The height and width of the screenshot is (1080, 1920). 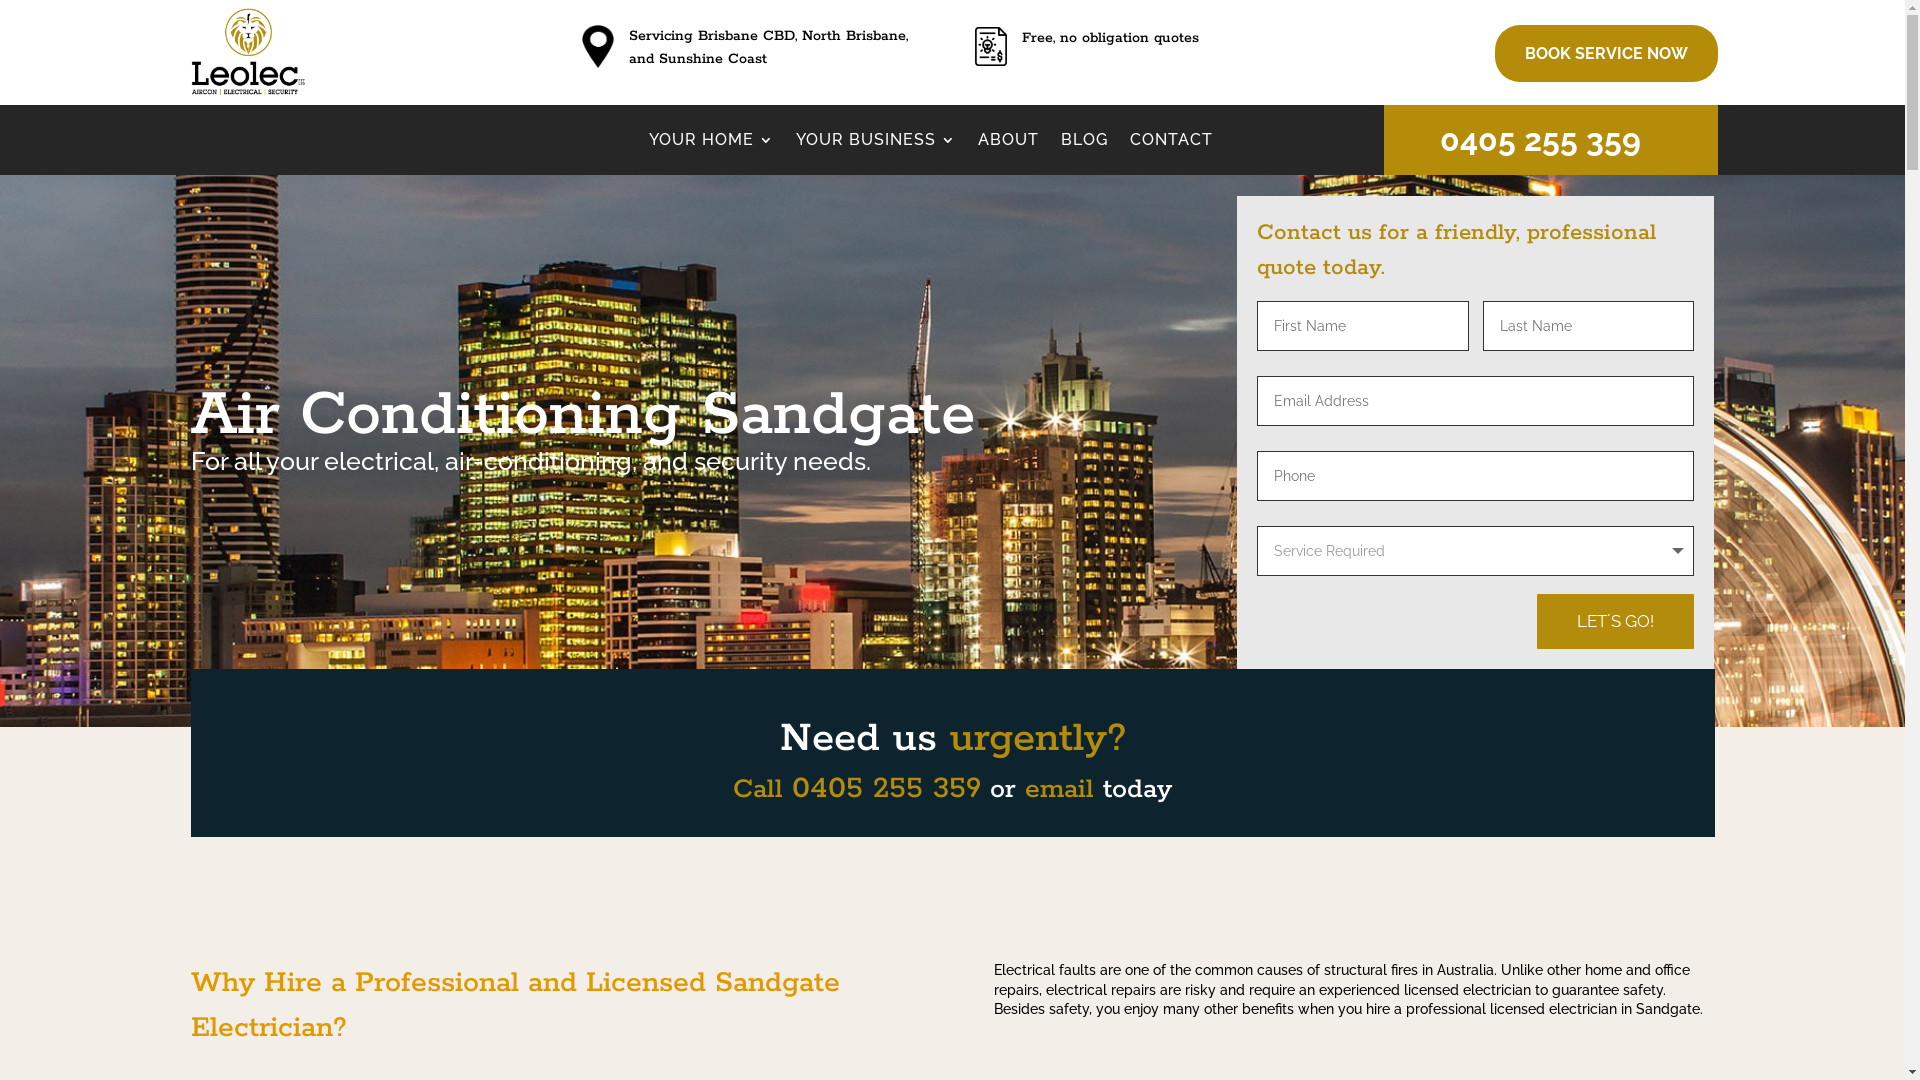 I want to click on 'ABOUT', so click(x=1008, y=142).